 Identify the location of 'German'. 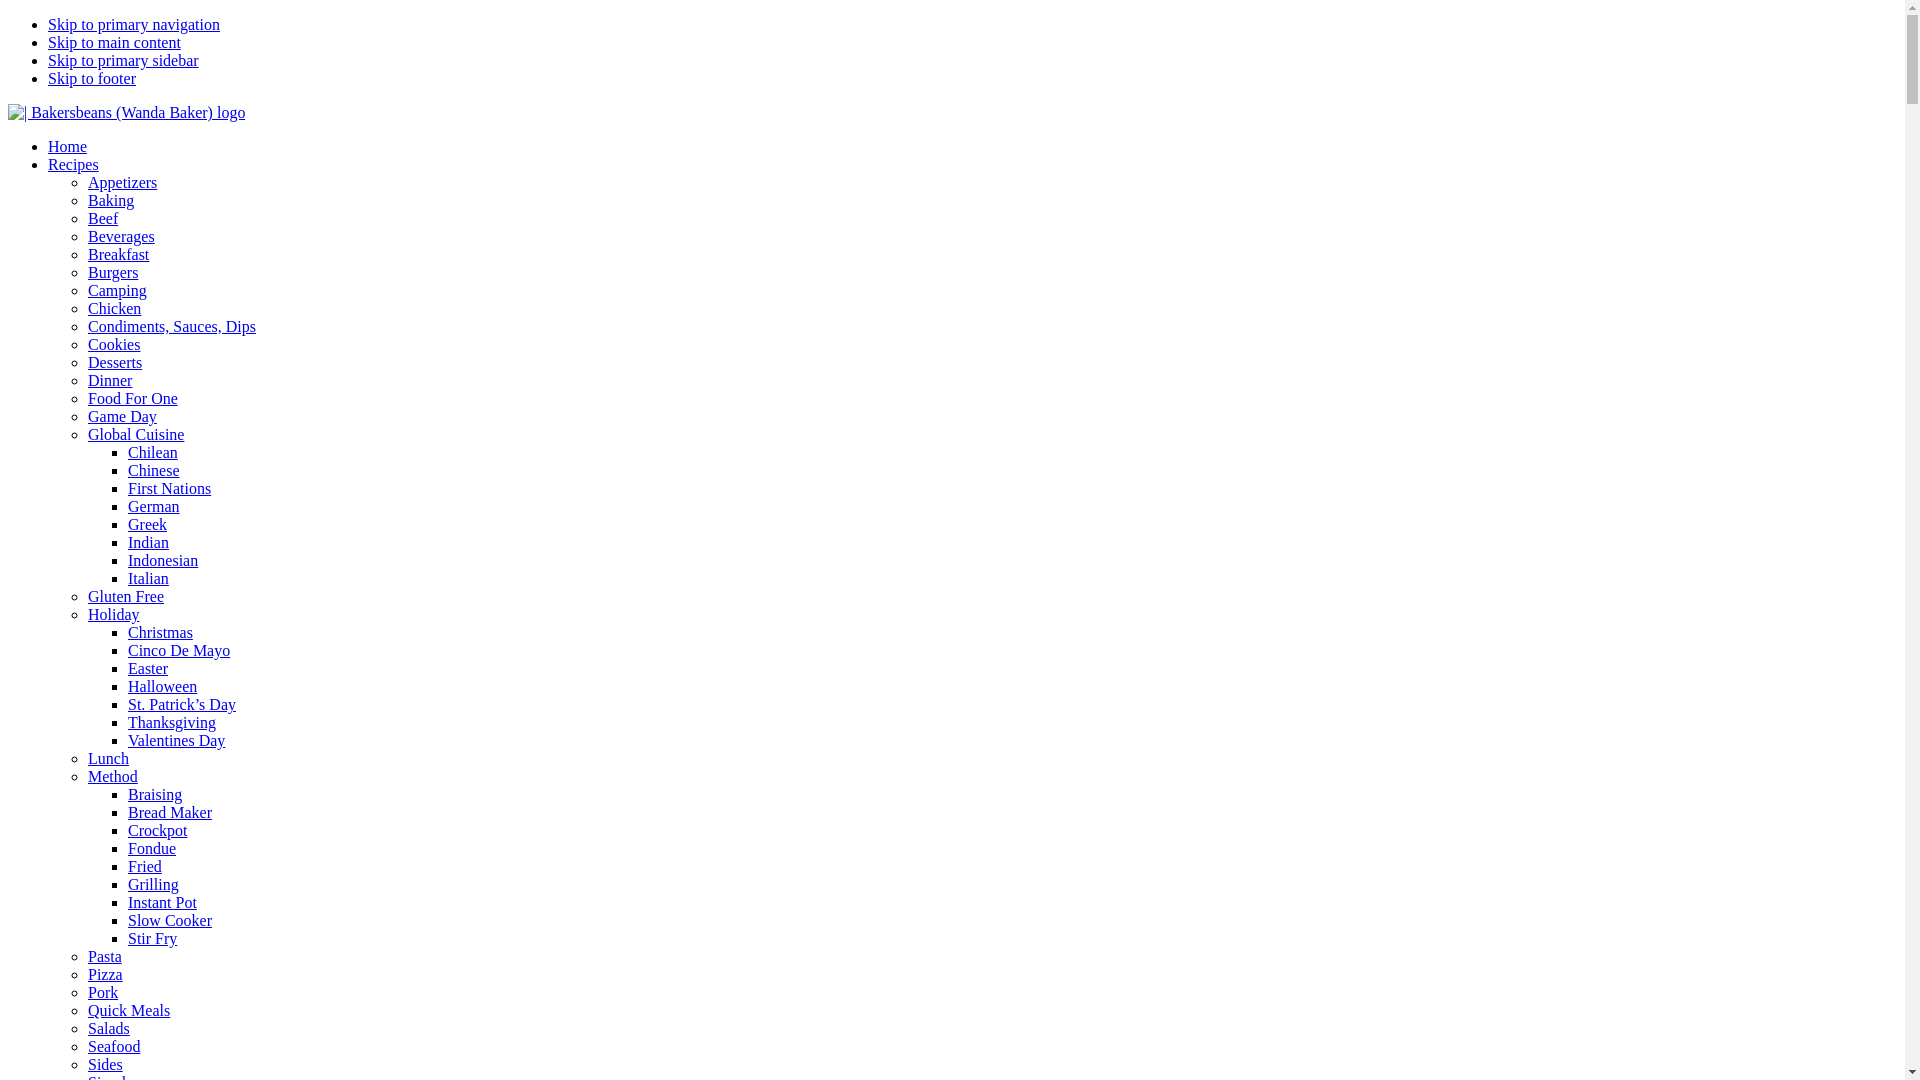
(152, 505).